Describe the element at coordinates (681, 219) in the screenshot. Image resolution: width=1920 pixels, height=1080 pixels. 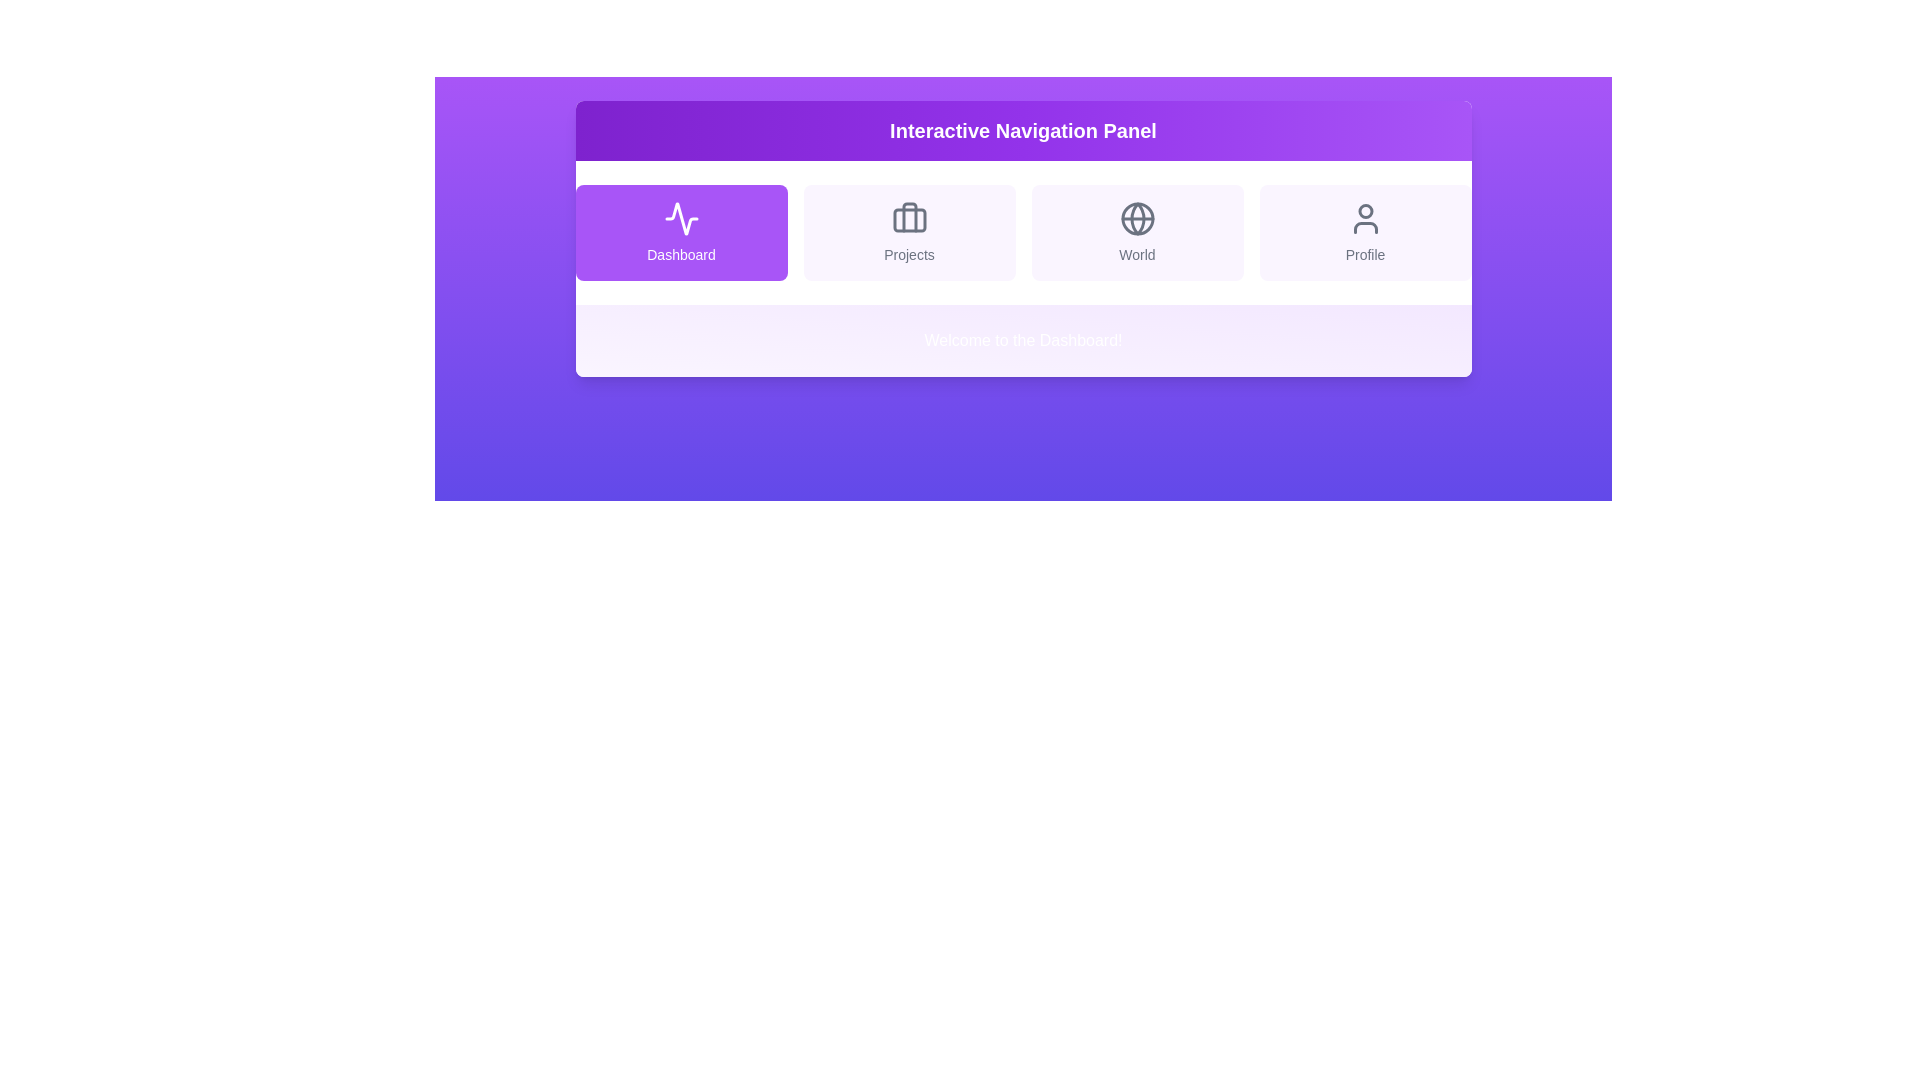
I see `the first SVG icon resembling a graph signal in the interactive navigation panel` at that location.